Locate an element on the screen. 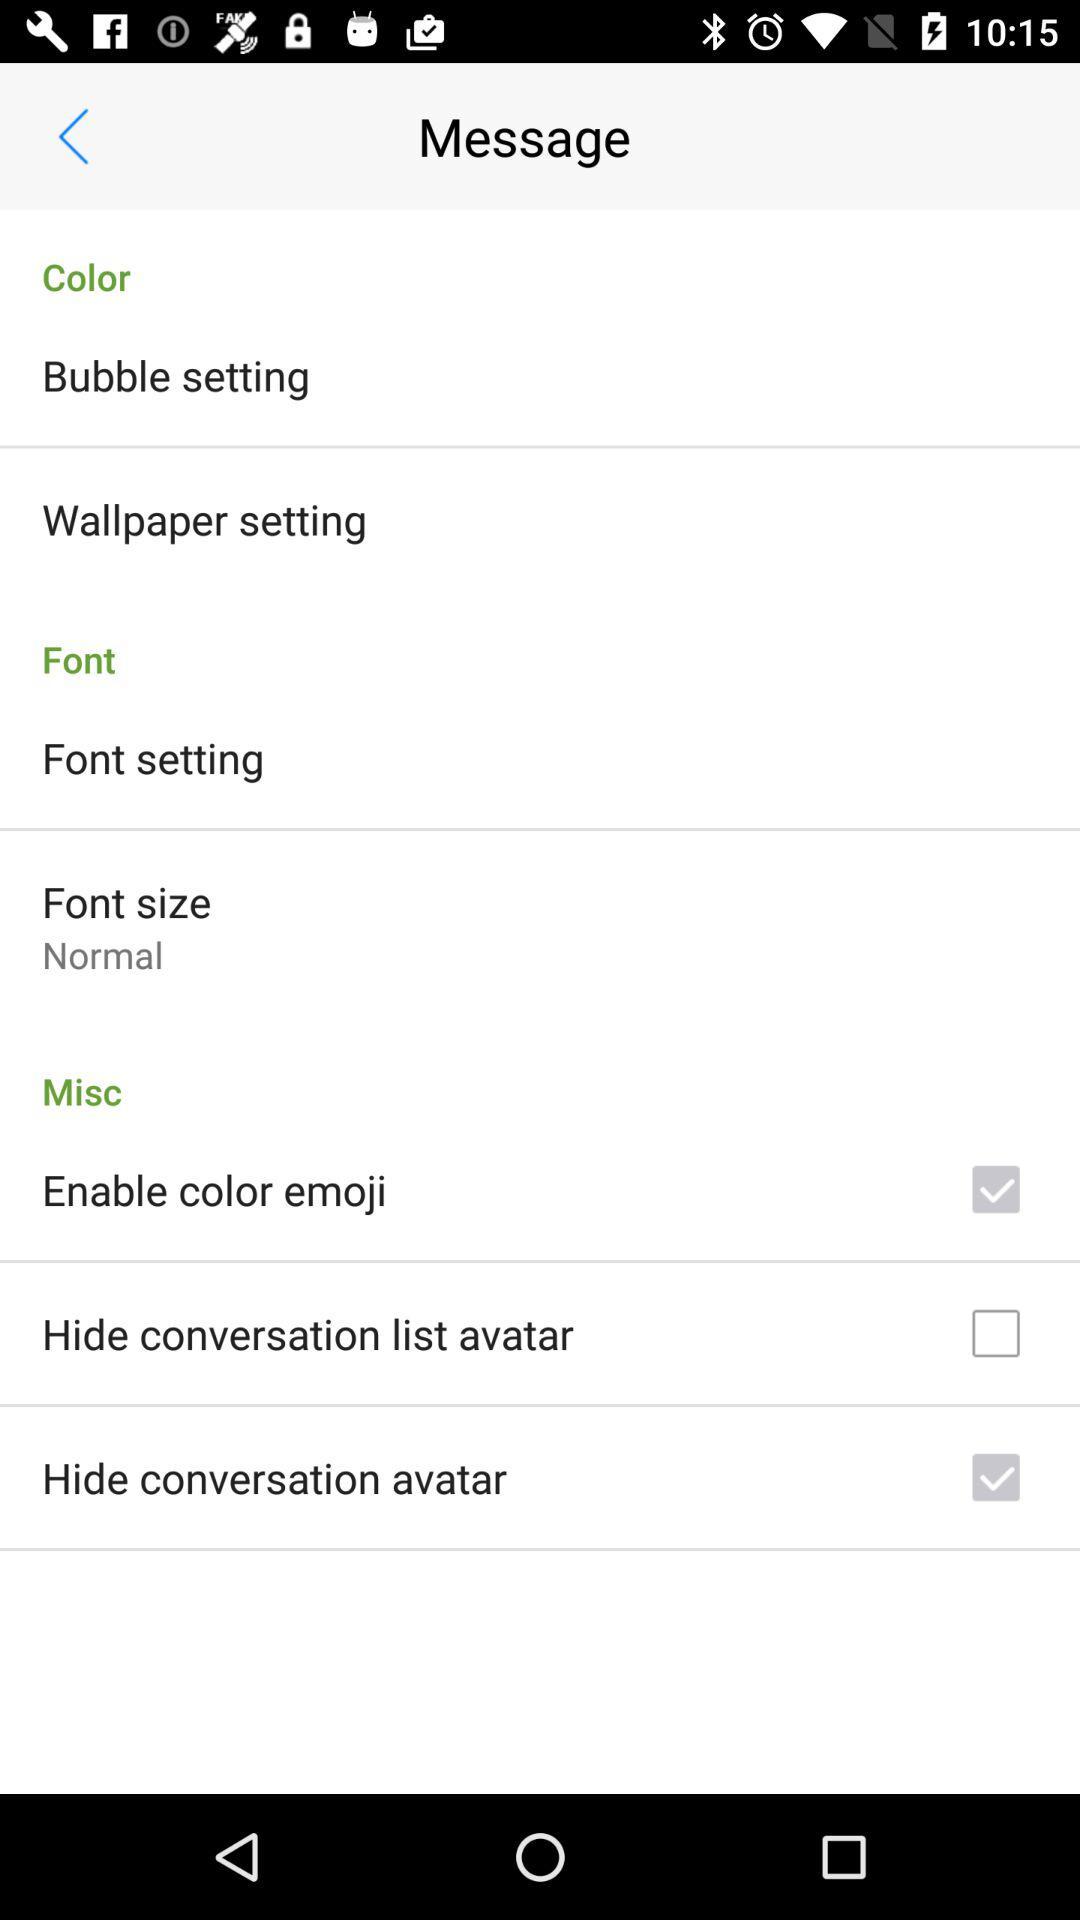  item below color icon is located at coordinates (174, 374).